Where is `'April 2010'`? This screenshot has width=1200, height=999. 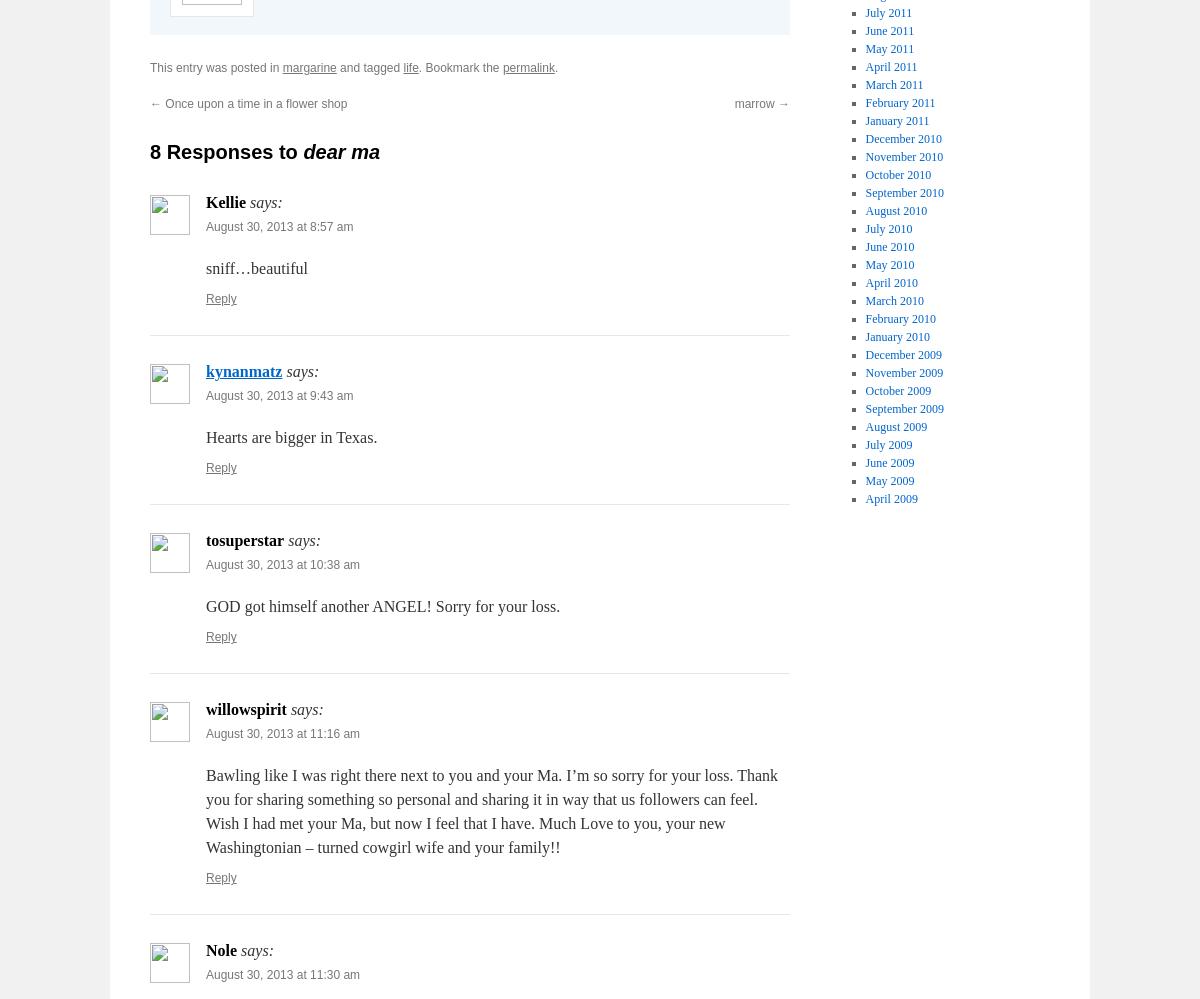 'April 2010' is located at coordinates (890, 282).